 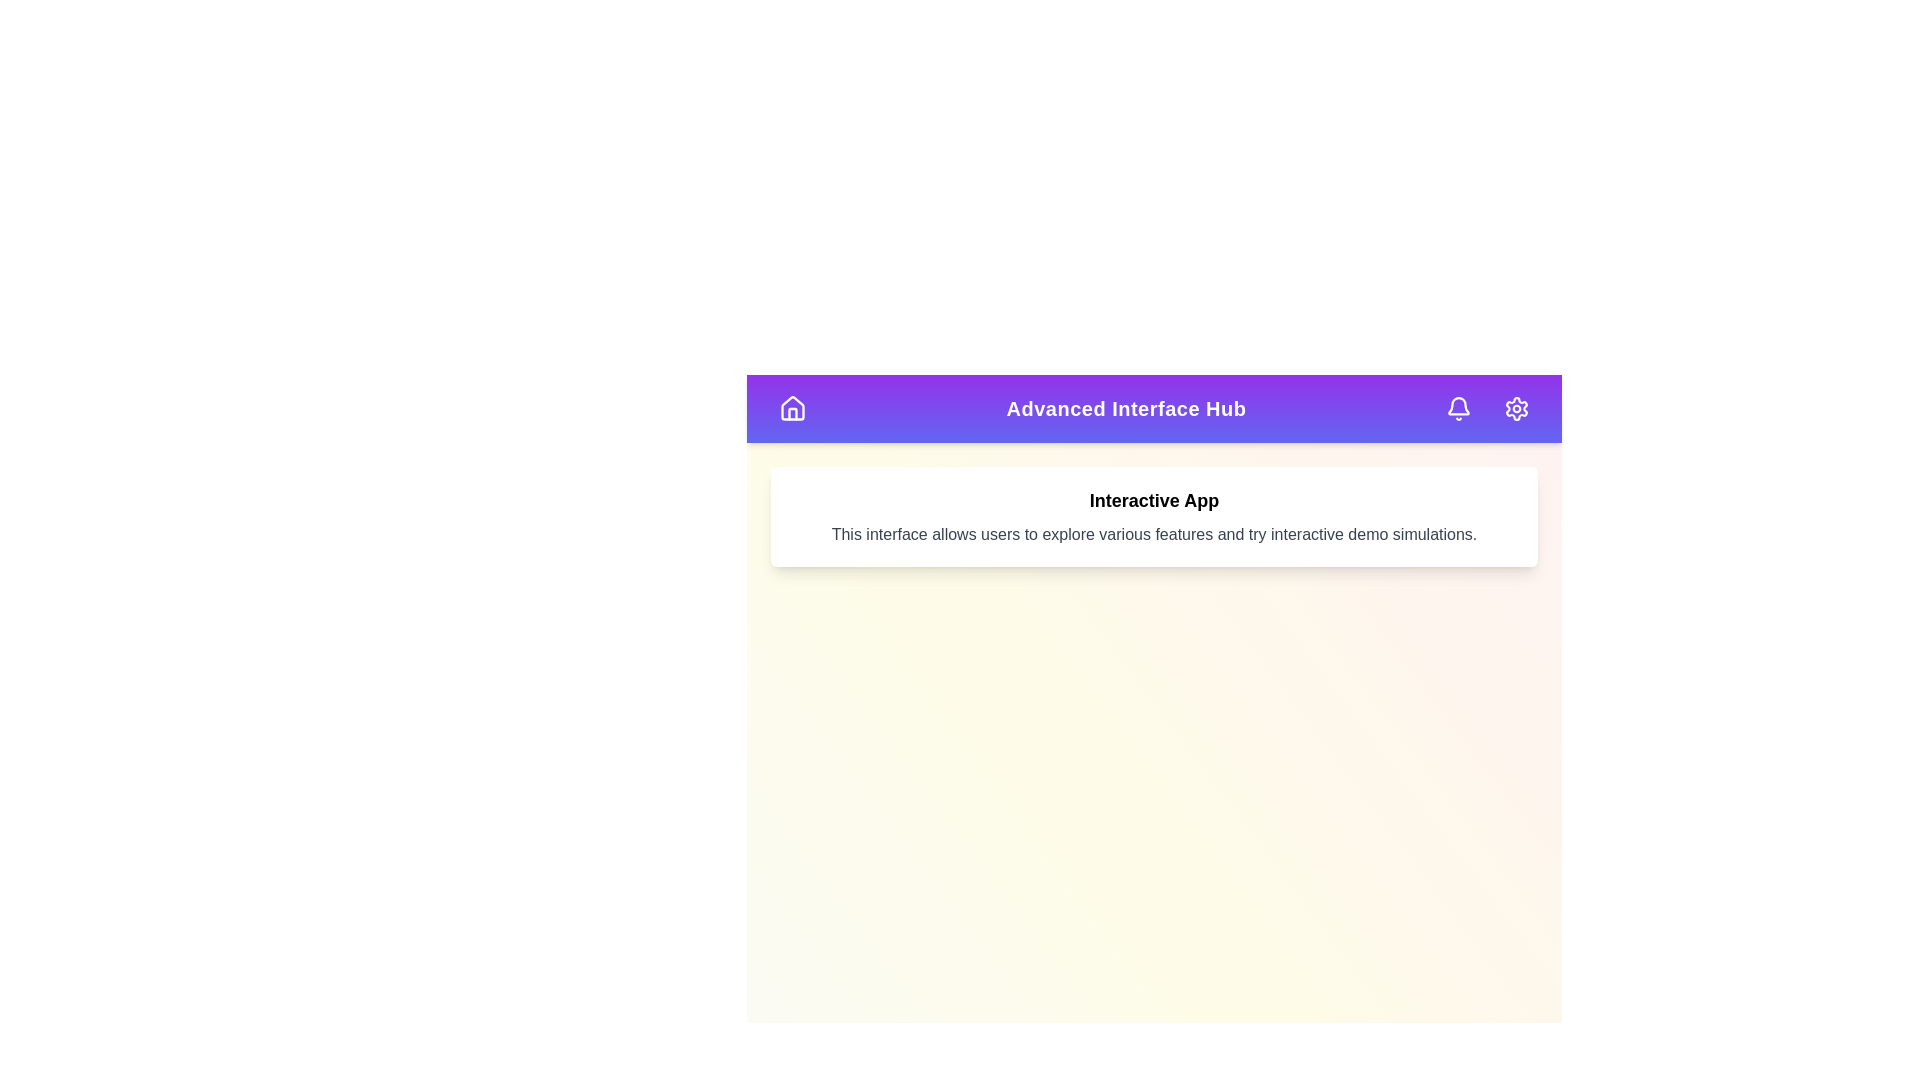 I want to click on the settings button to access configuration options, so click(x=1516, y=407).